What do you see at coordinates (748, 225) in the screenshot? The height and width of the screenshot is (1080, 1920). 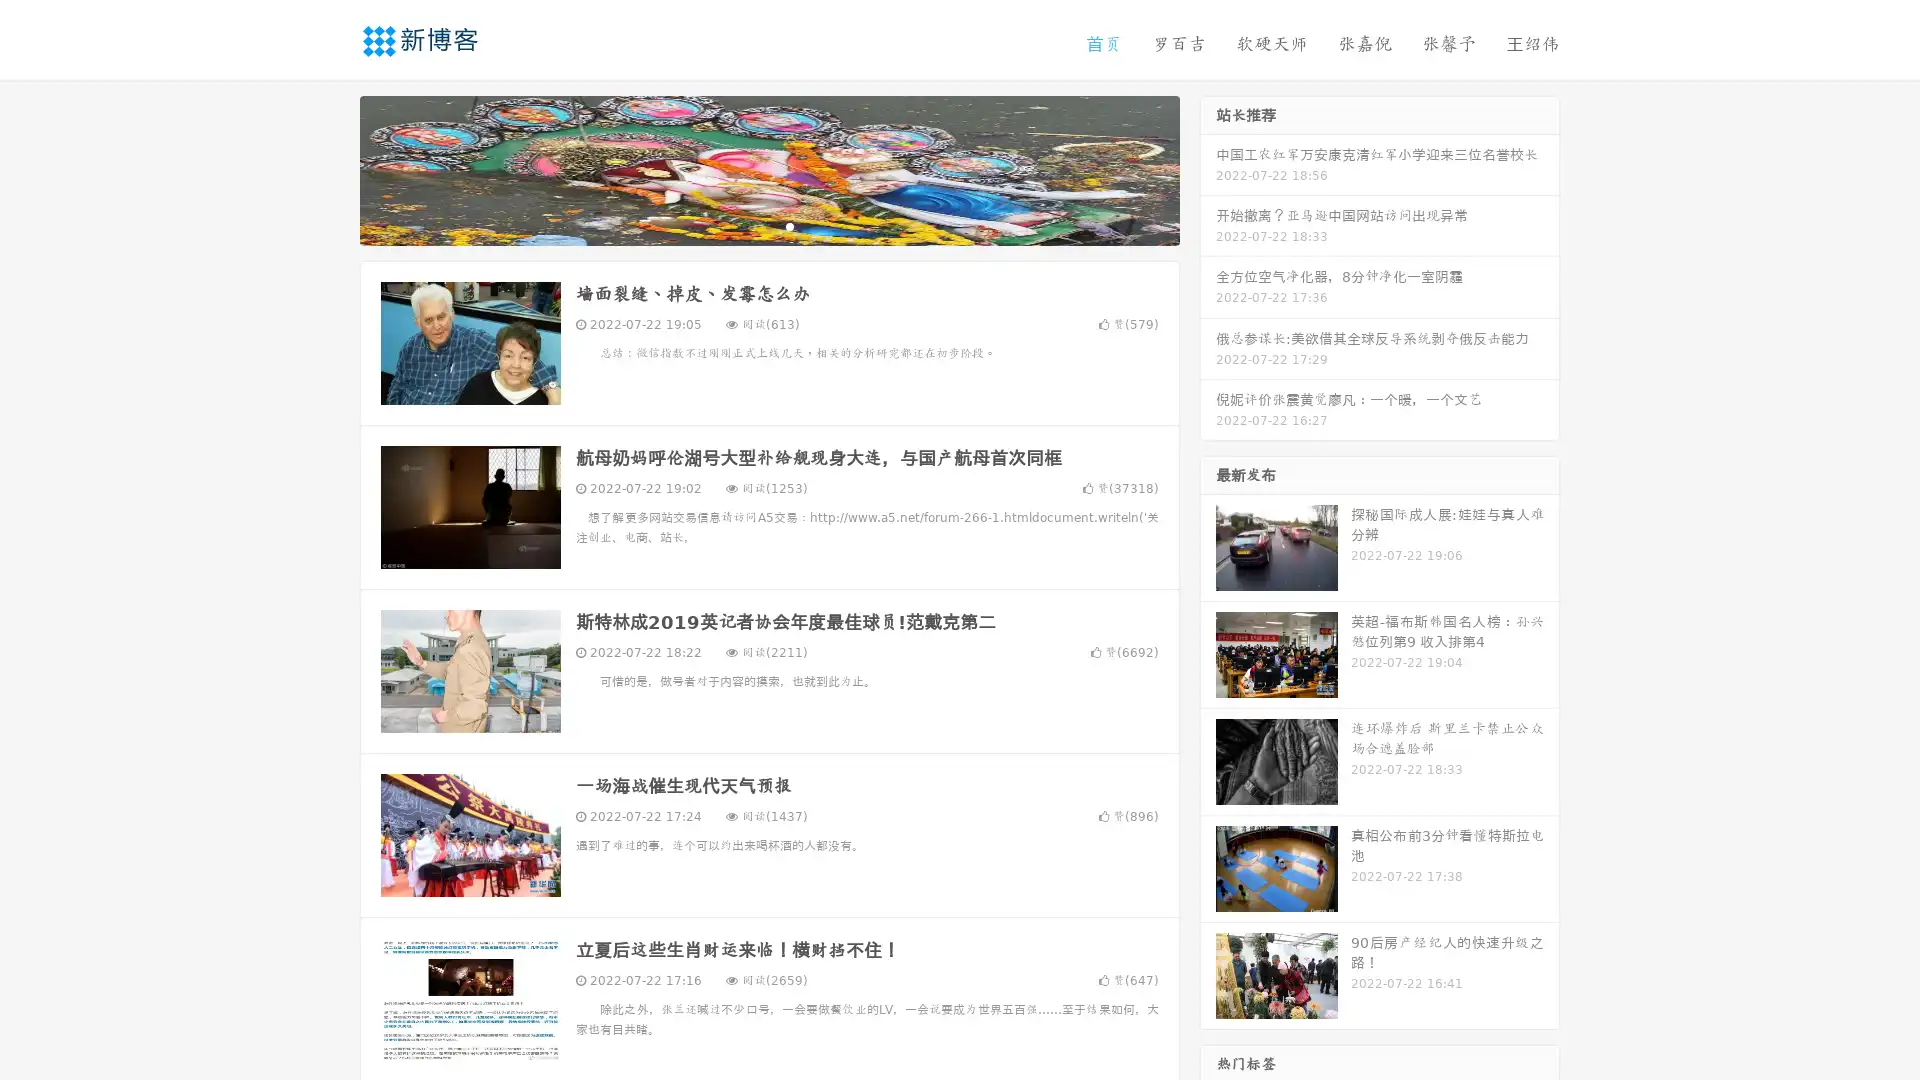 I see `Go to slide 1` at bounding box center [748, 225].